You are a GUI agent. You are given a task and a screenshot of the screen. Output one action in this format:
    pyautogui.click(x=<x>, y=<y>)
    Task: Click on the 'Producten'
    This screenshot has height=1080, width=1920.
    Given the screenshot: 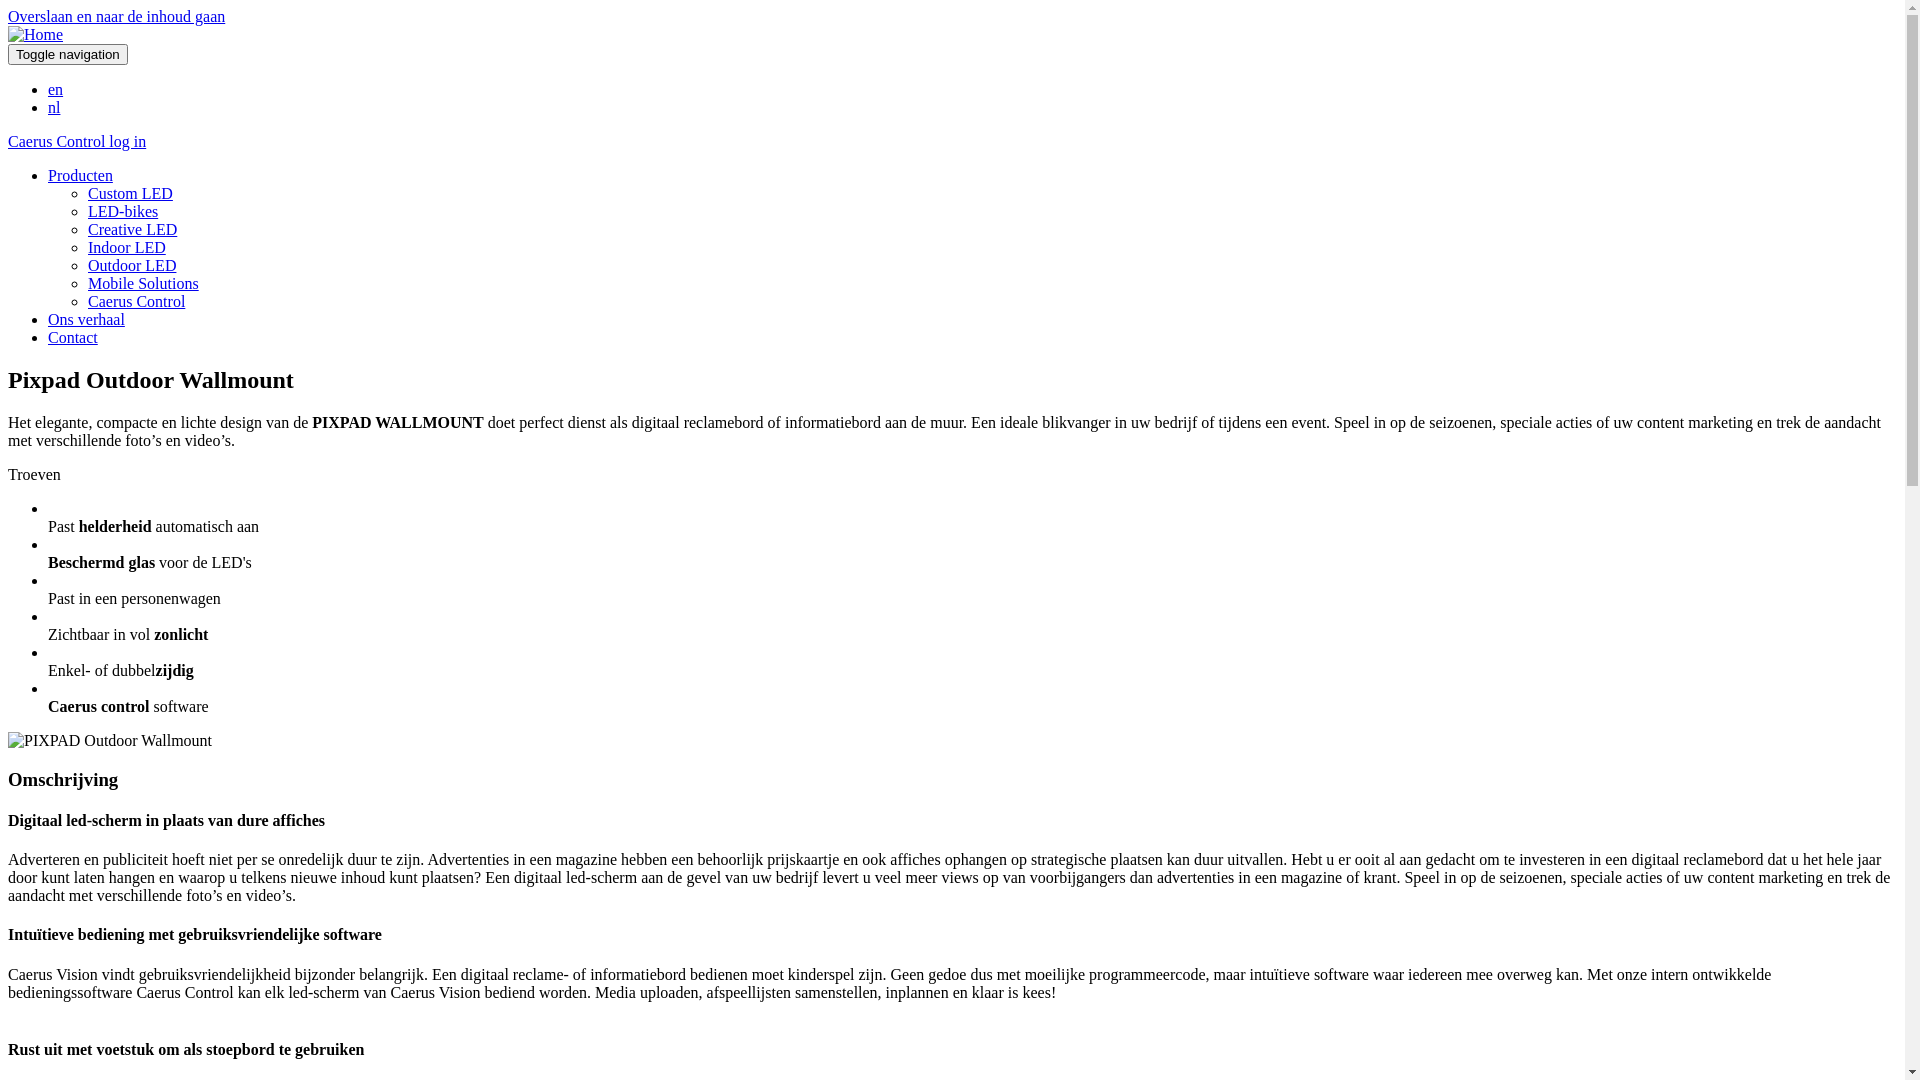 What is the action you would take?
    pyautogui.click(x=80, y=174)
    